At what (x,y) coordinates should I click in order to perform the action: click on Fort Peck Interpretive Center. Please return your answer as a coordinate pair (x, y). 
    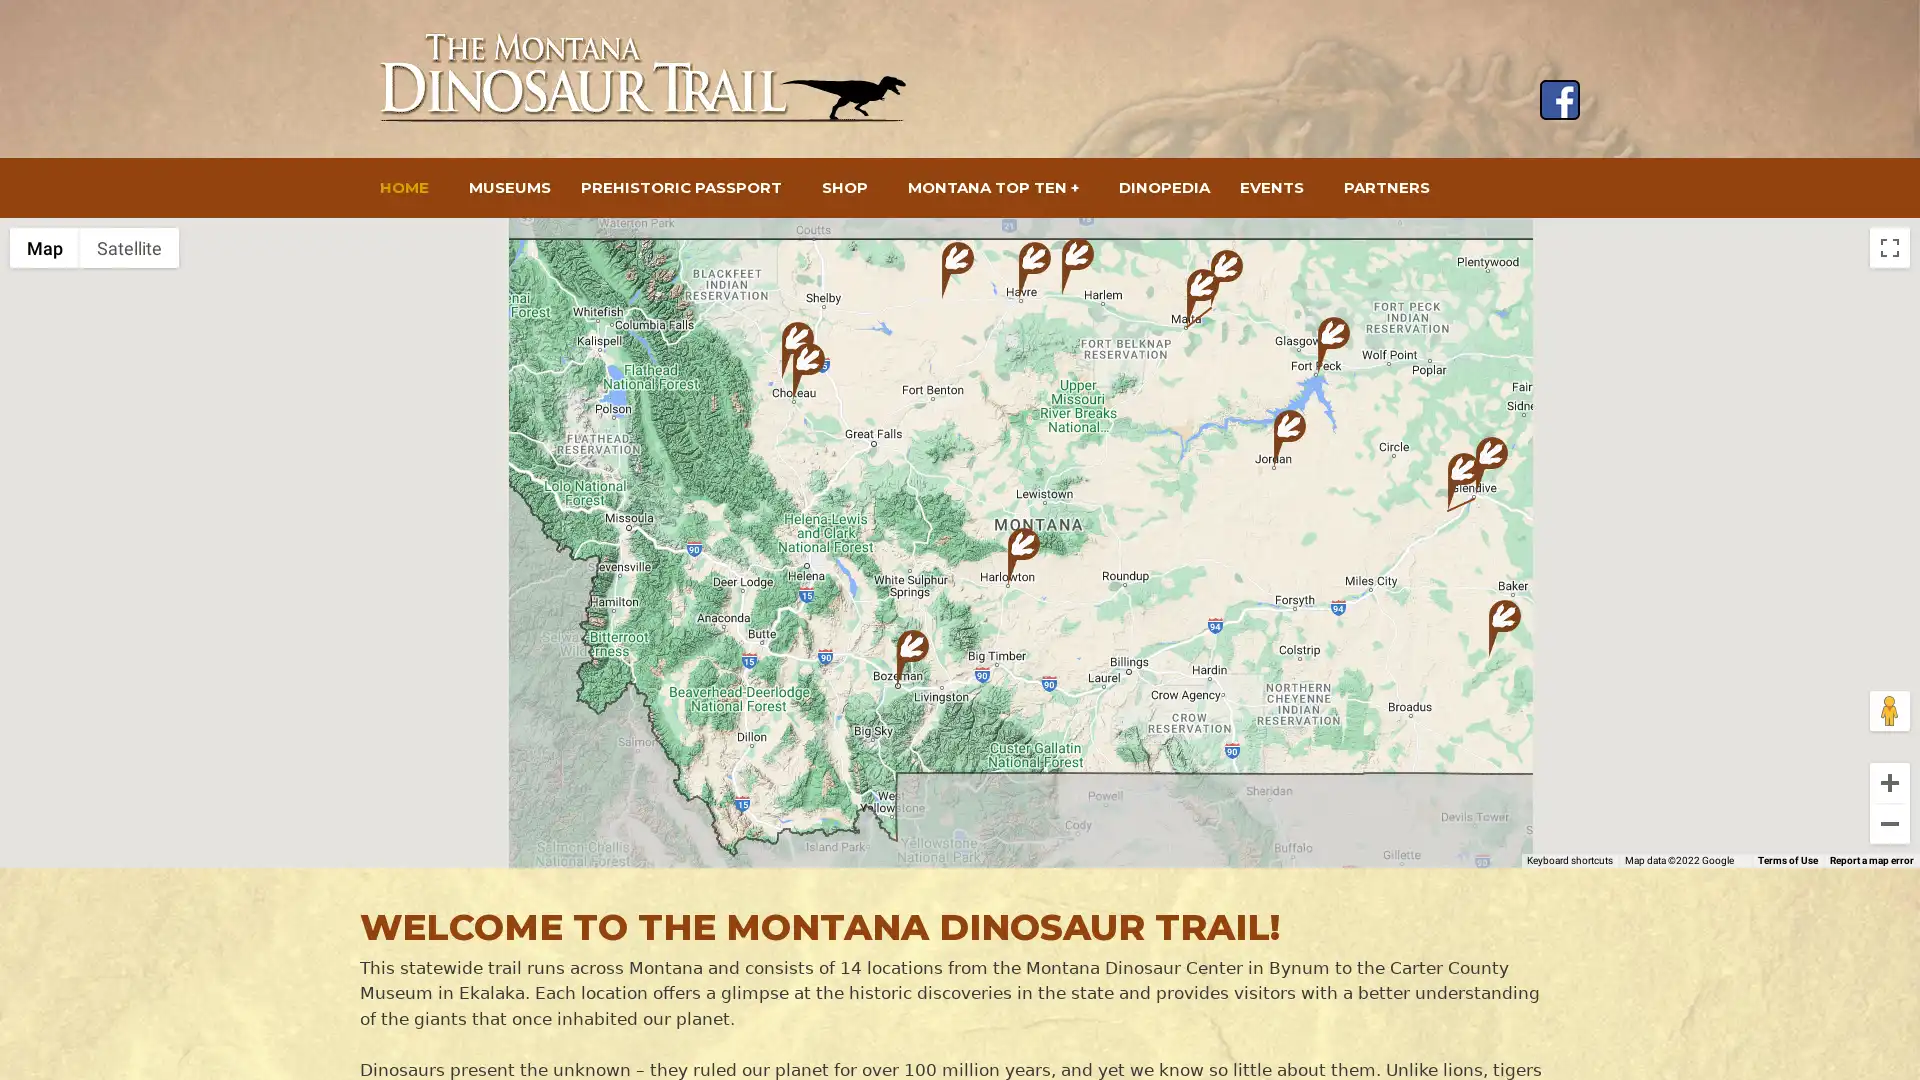
    Looking at the image, I should click on (1334, 344).